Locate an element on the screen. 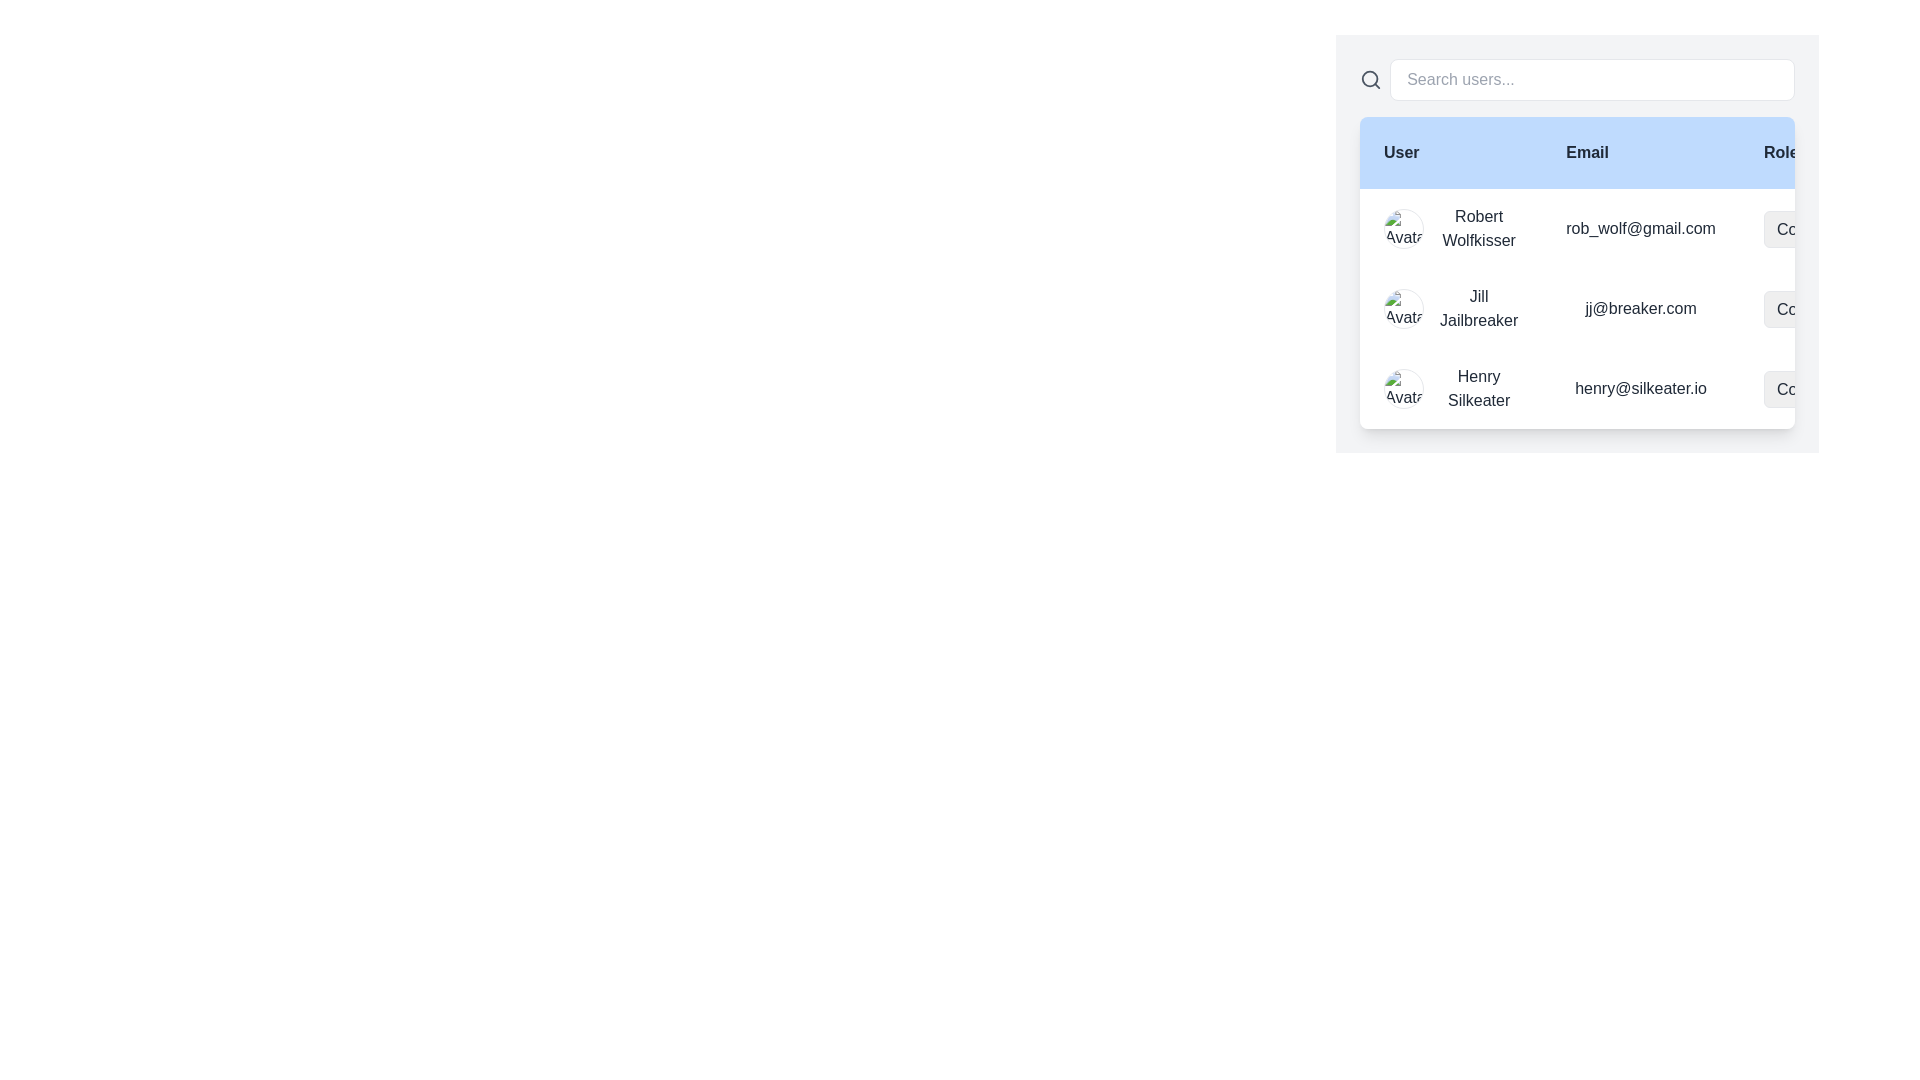 The image size is (1920, 1080). the 'Email' column header in the tabular layout for accessibility is located at coordinates (1641, 152).